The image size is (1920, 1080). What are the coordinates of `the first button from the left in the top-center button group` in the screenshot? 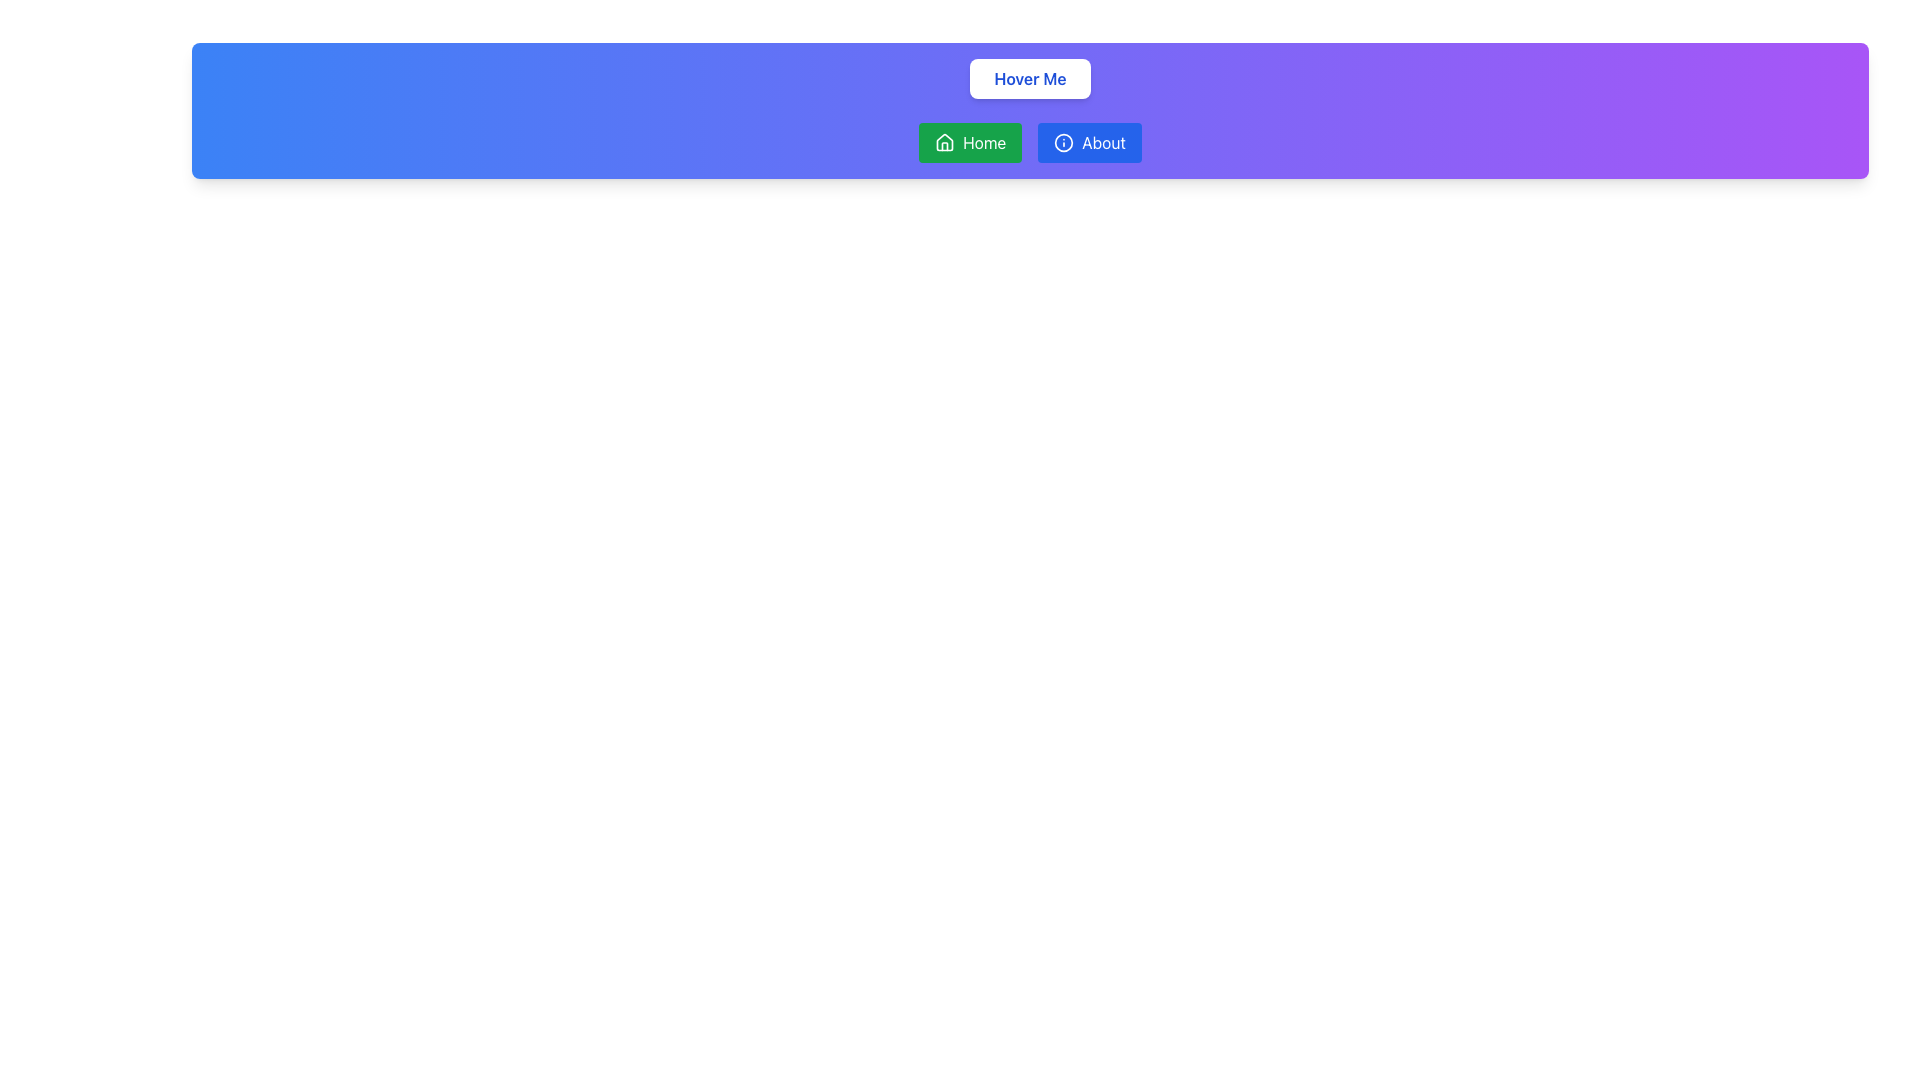 It's located at (970, 141).